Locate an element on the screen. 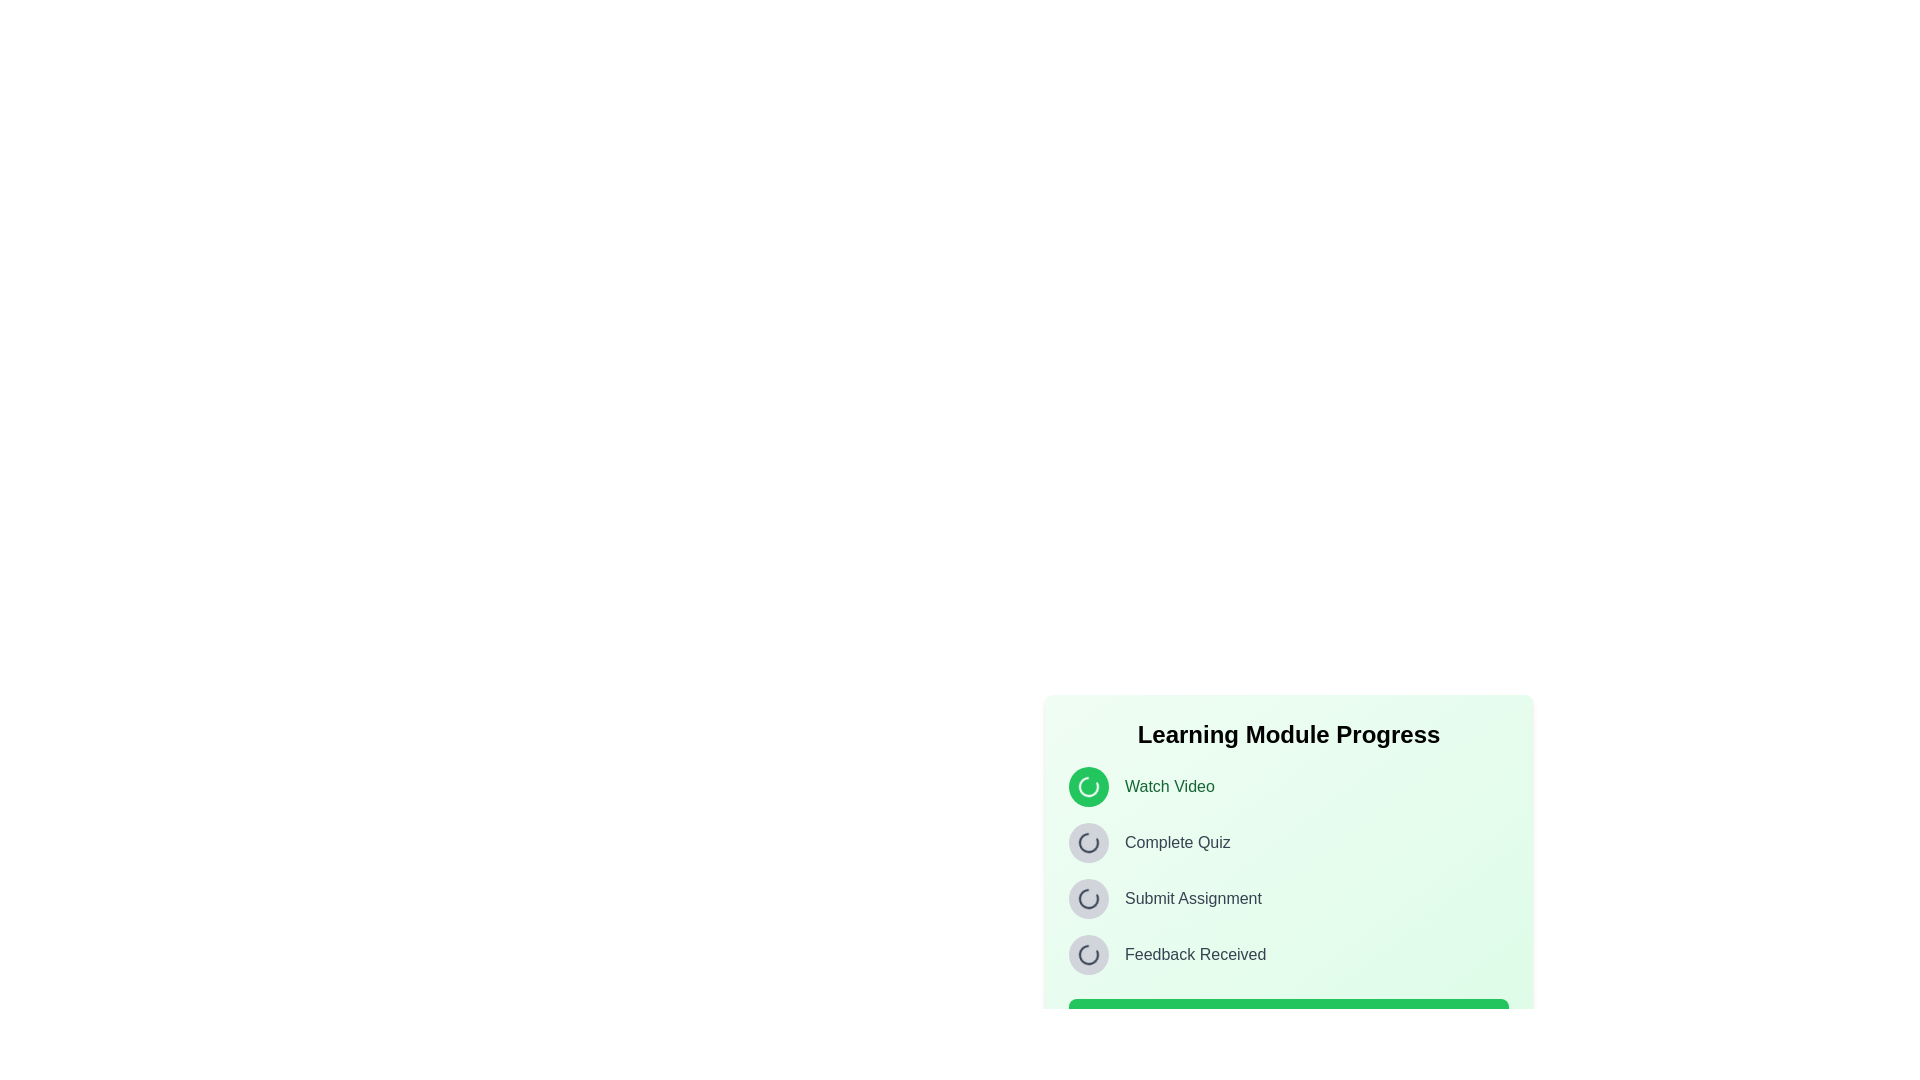 The image size is (1920, 1080). the graphical loader icon indicating the ongoing state of the 'Submit Assignment' task within the learning module is located at coordinates (1088, 897).